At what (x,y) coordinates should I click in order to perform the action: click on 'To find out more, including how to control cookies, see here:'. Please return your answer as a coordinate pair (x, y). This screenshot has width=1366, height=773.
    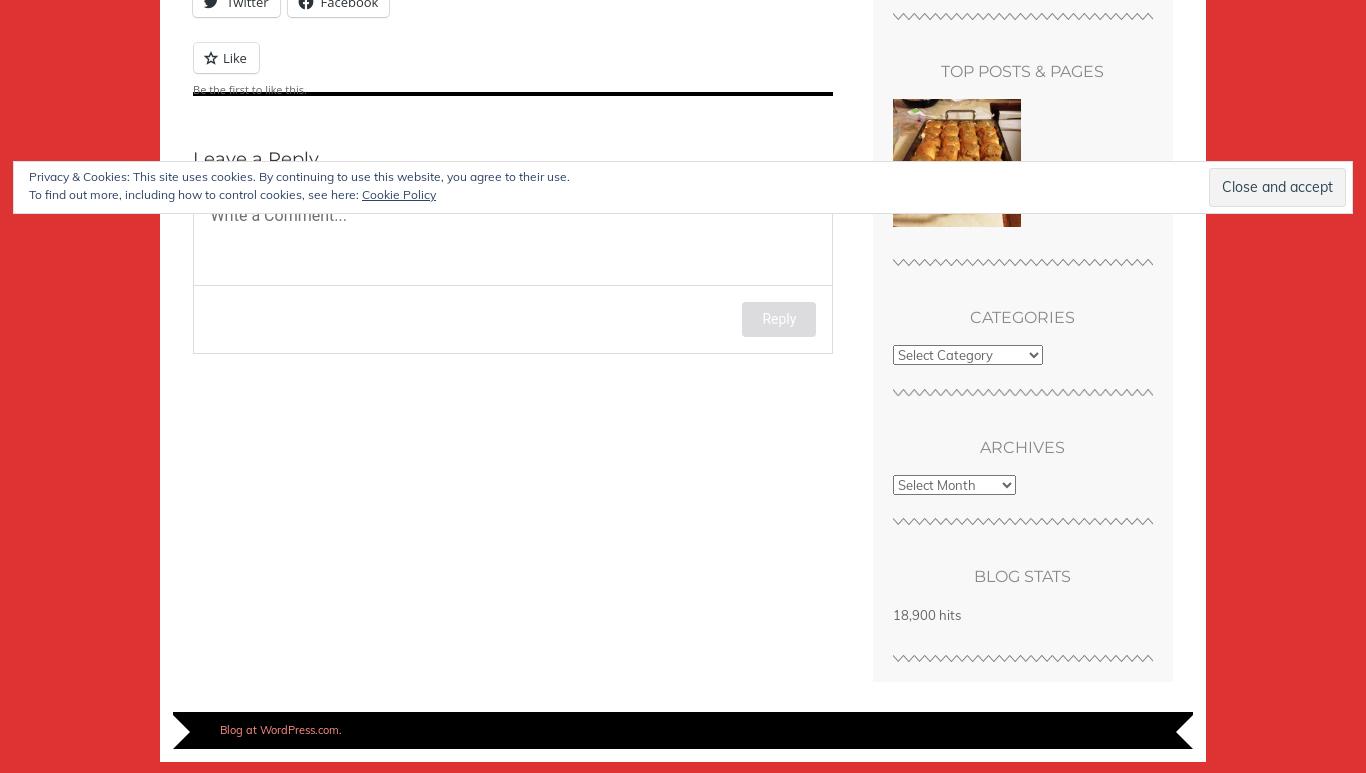
    Looking at the image, I should click on (28, 193).